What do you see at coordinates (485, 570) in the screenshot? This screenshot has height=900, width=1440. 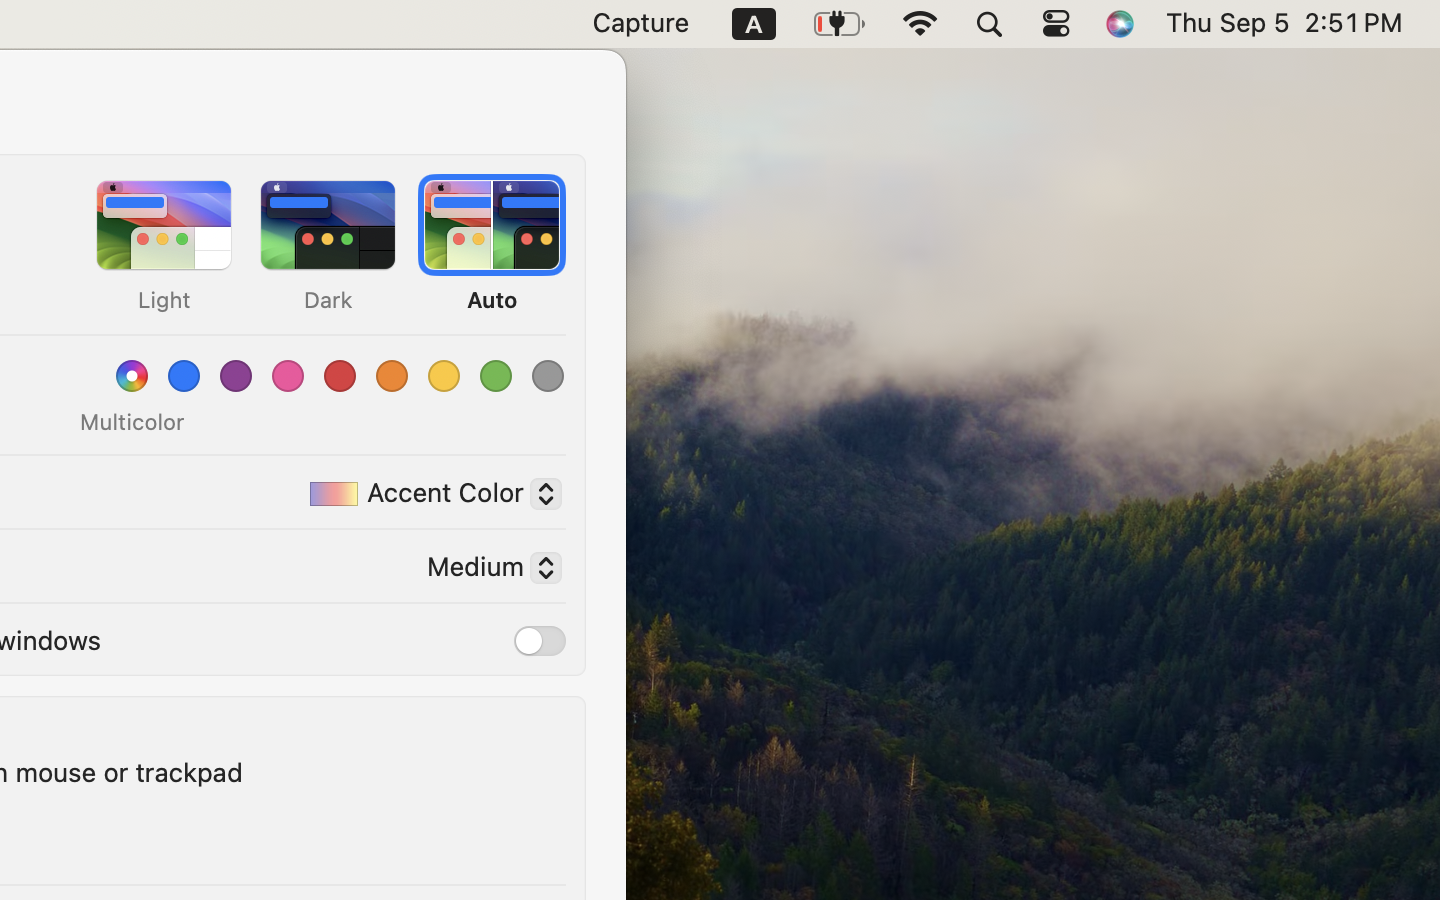 I see `'Medium'` at bounding box center [485, 570].